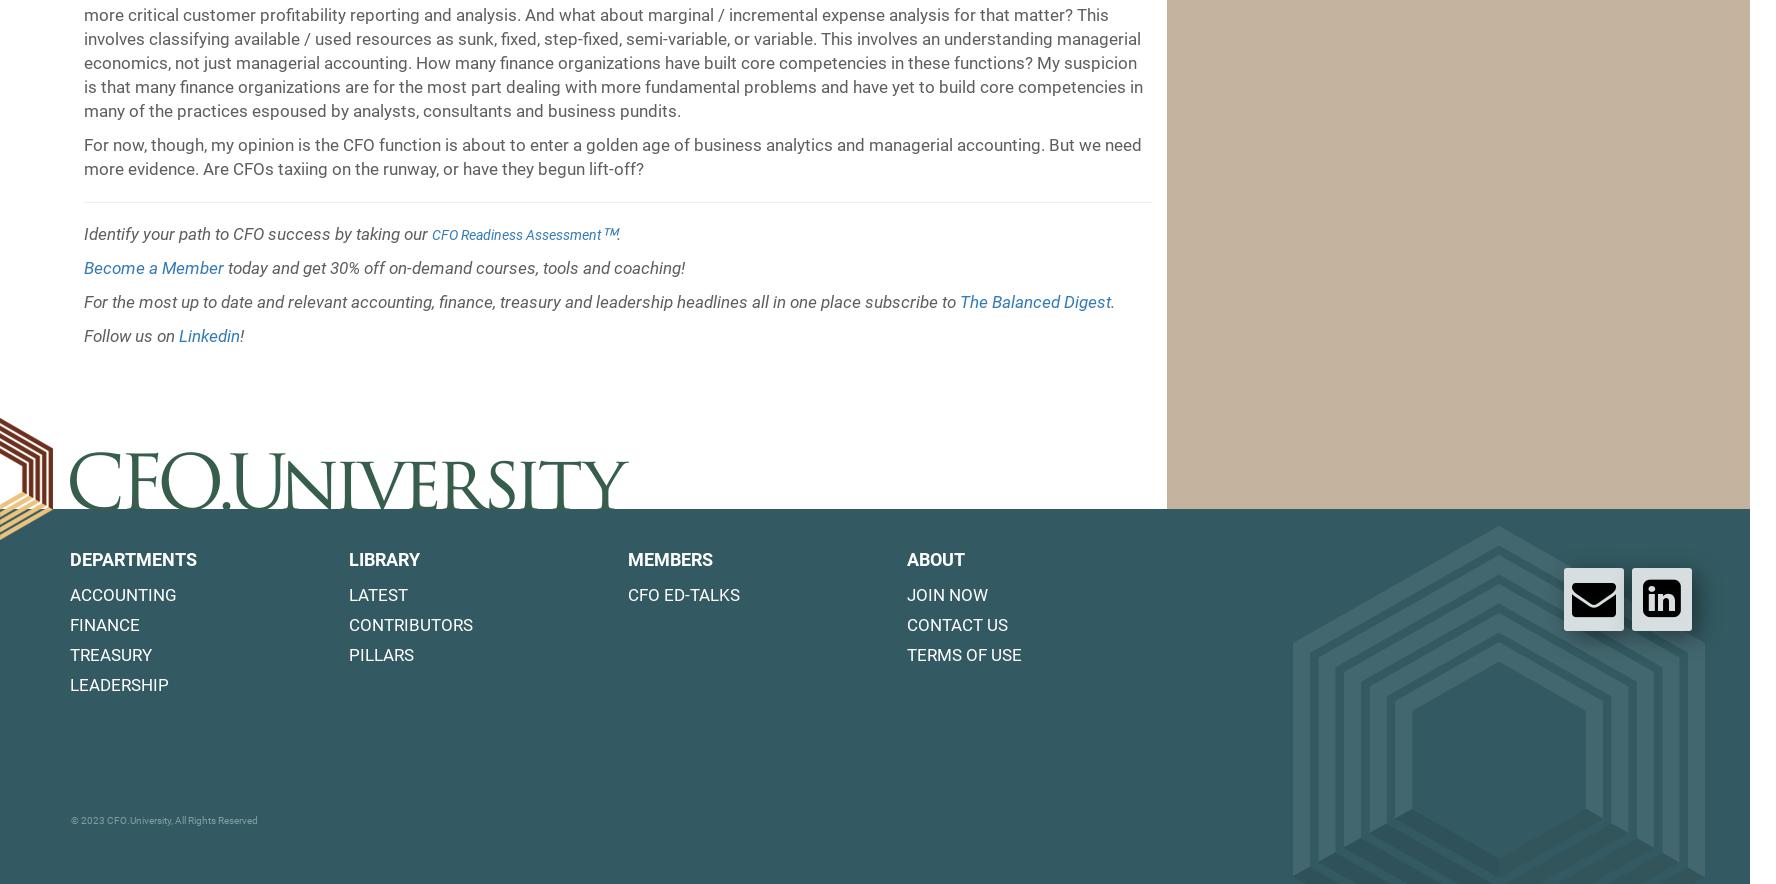 The height and width of the screenshot is (884, 1776). I want to click on 'Contact Us', so click(906, 624).